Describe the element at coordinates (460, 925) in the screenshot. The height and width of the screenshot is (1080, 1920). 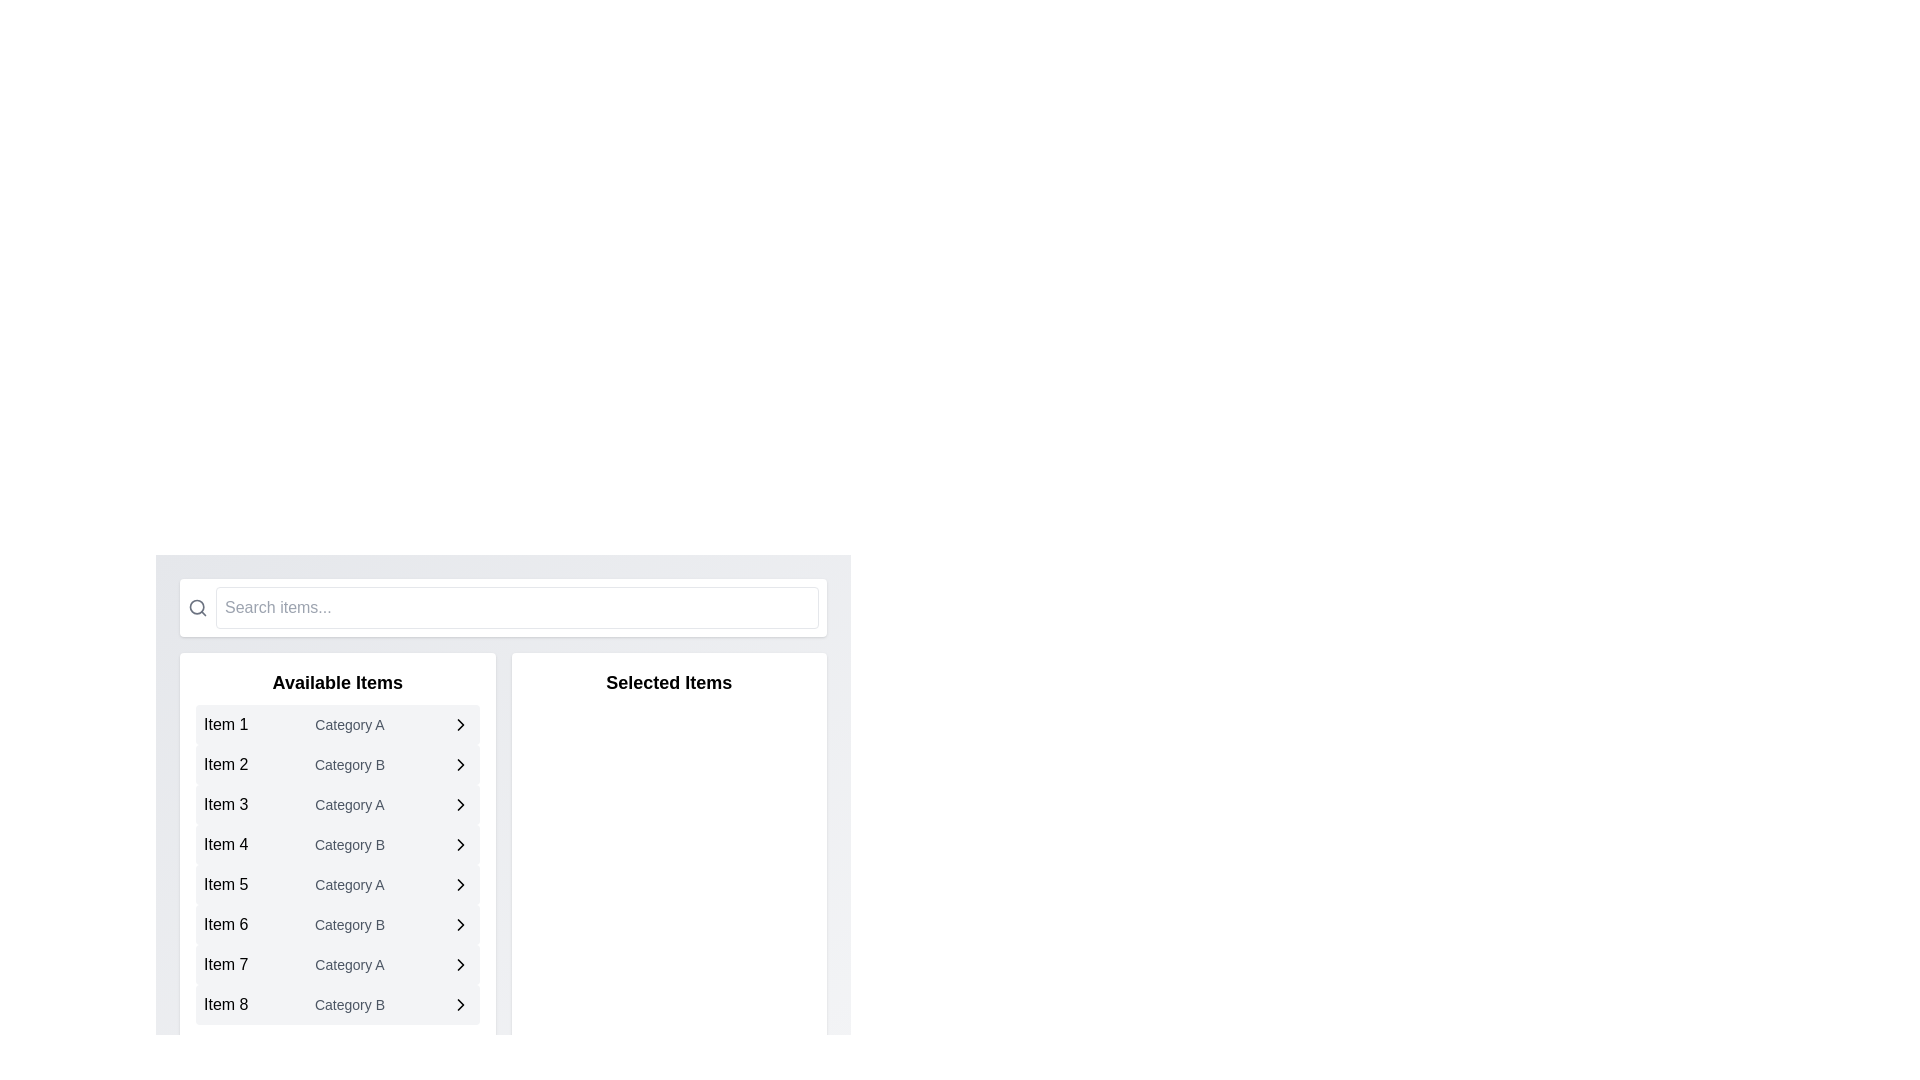
I see `the right-facing chevron icon indicating expandable content` at that location.